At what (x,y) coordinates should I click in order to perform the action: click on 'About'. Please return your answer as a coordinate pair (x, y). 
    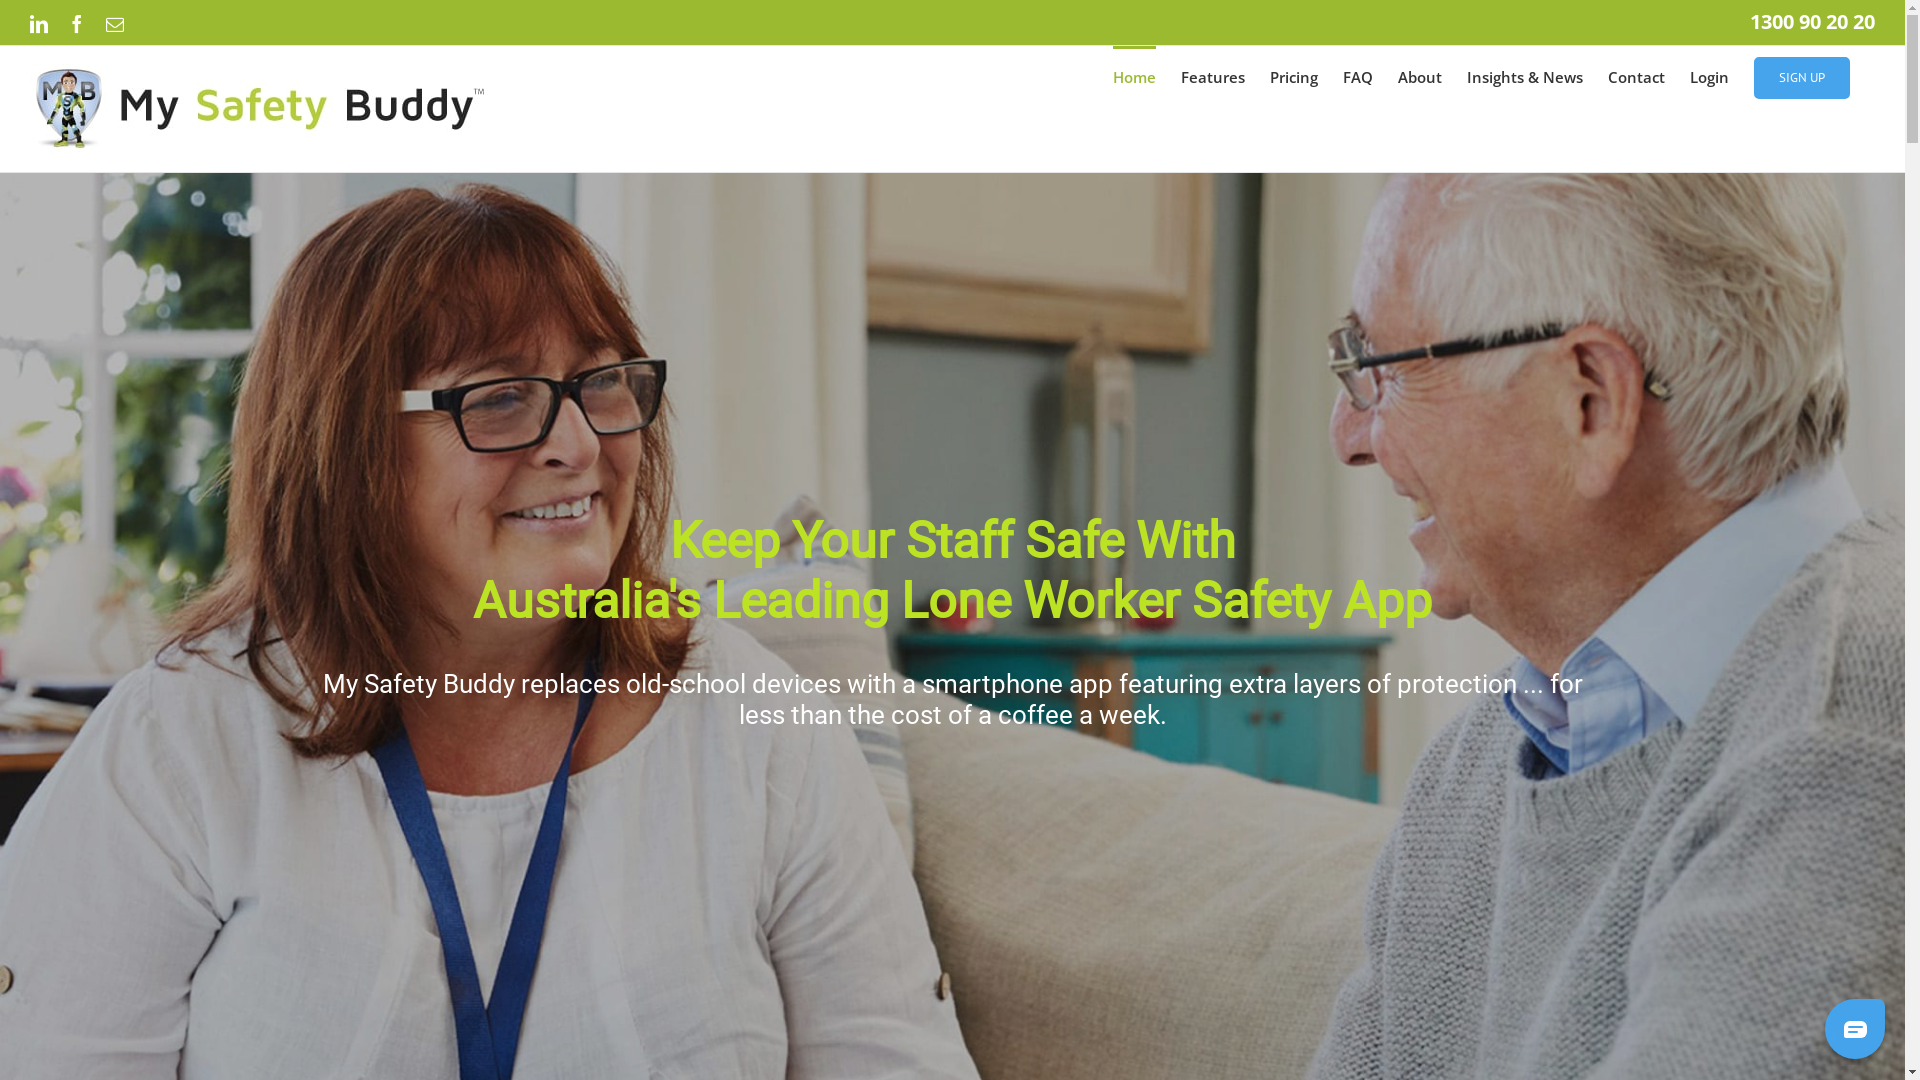
    Looking at the image, I should click on (1396, 75).